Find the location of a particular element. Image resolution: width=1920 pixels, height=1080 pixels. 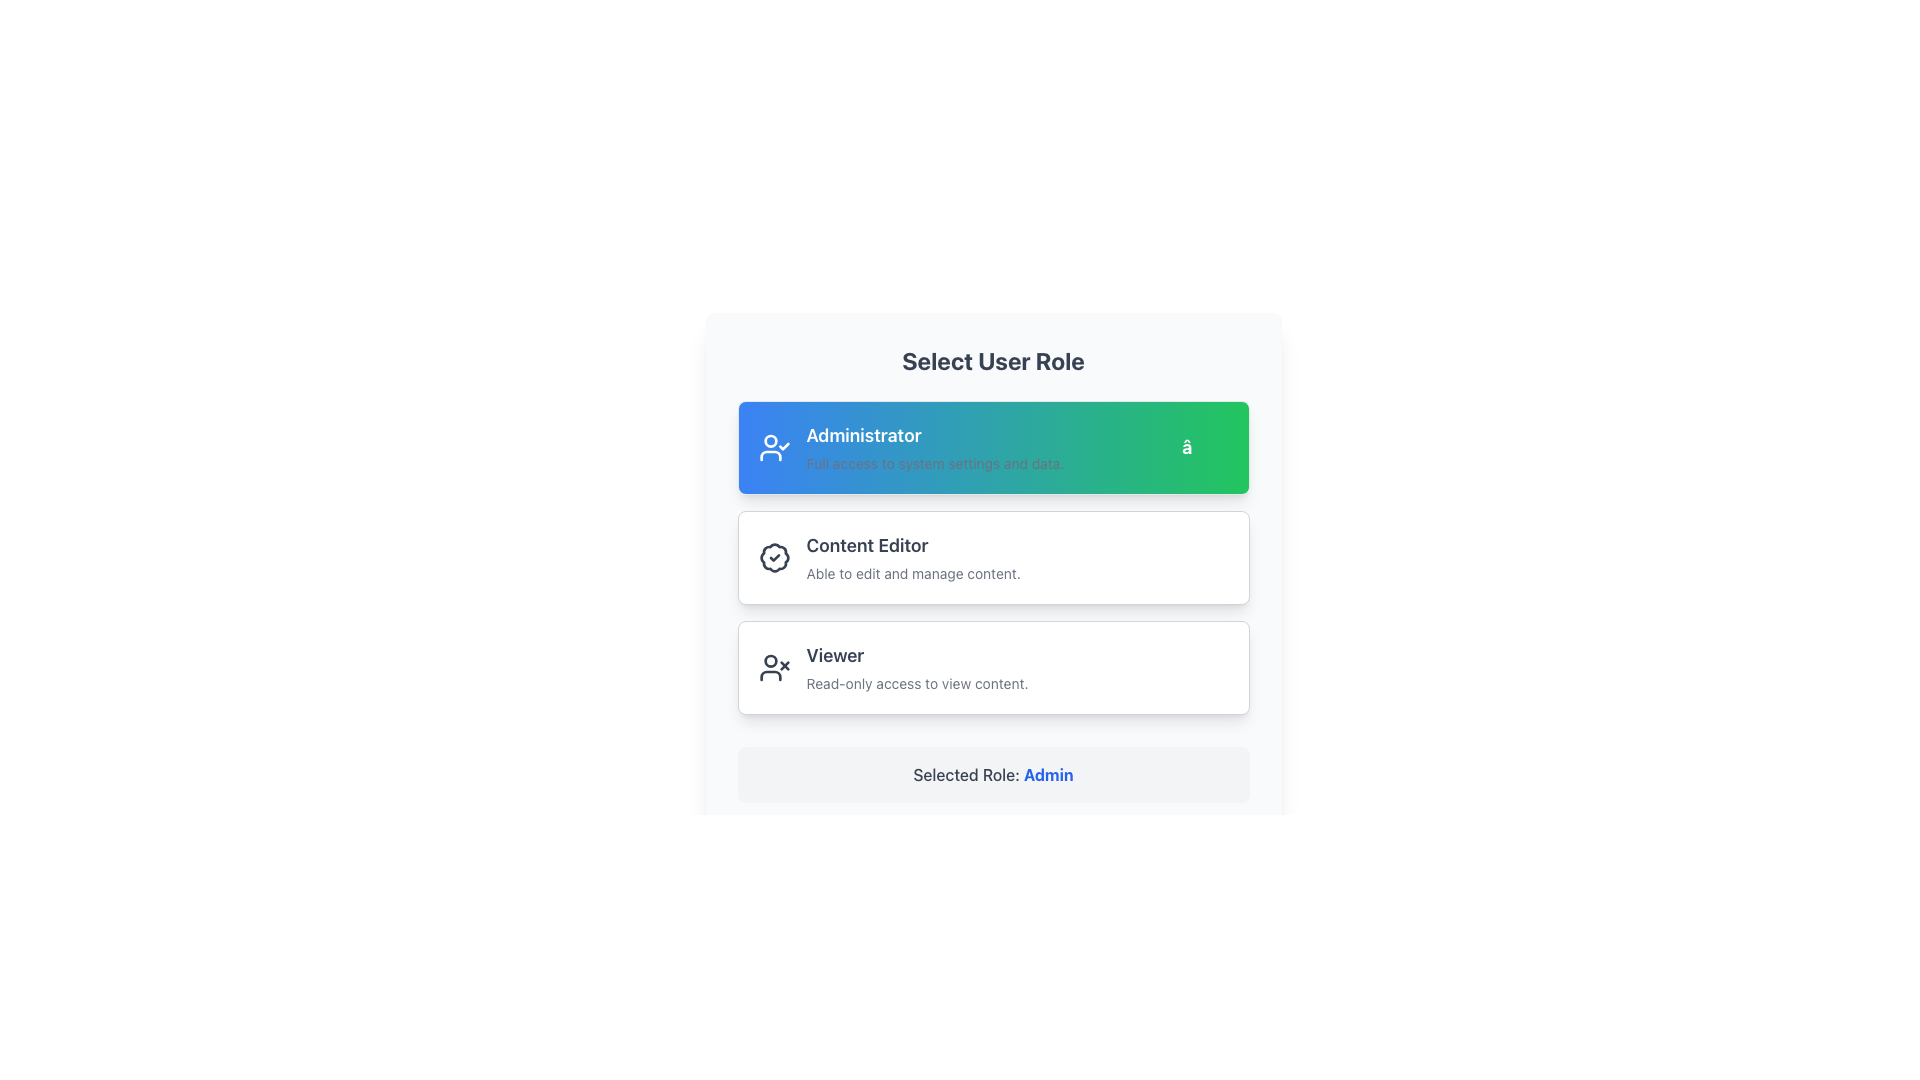

the static text header that says 'Select User Role', located centrally above the selectable user role options is located at coordinates (993, 361).